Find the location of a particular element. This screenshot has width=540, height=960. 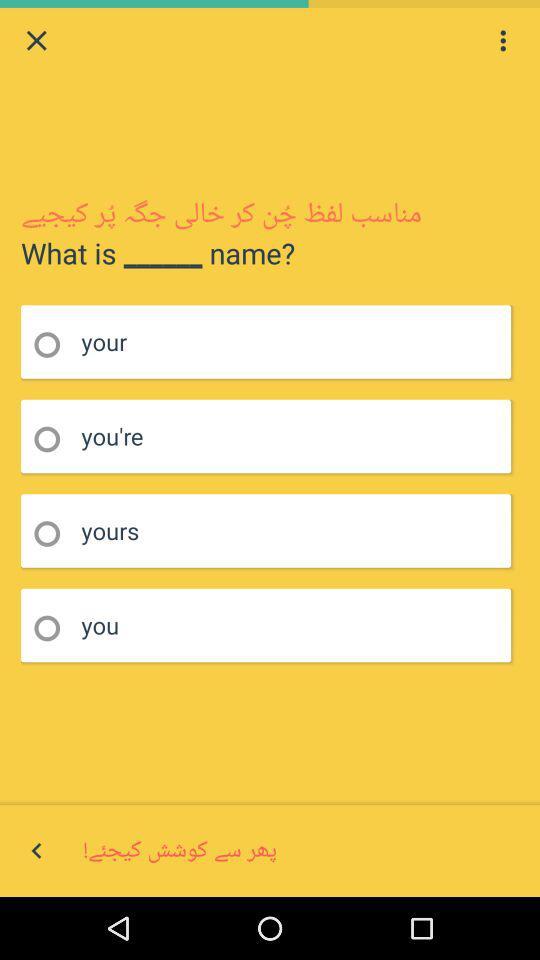

choose is located at coordinates (53, 345).